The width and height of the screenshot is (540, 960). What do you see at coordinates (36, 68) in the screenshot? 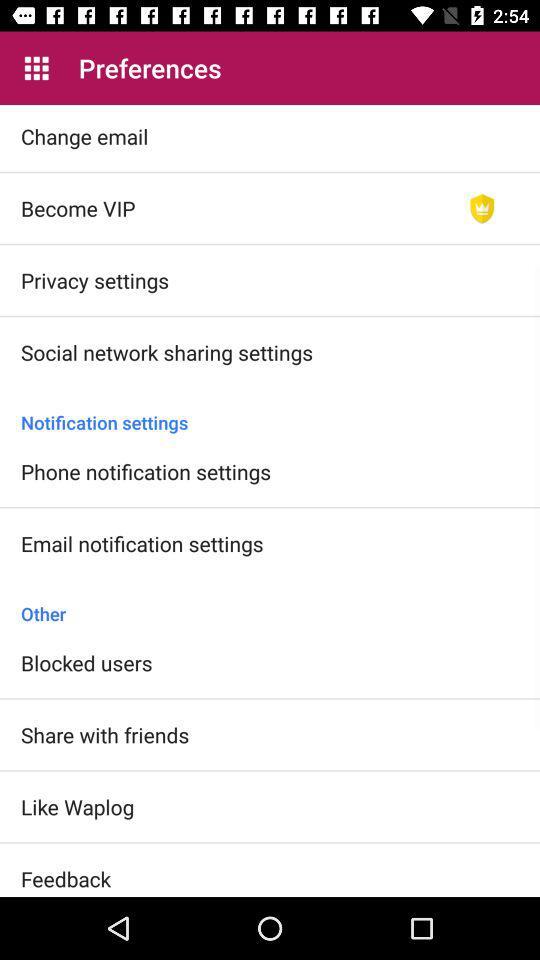
I see `the icon above the change email item` at bounding box center [36, 68].